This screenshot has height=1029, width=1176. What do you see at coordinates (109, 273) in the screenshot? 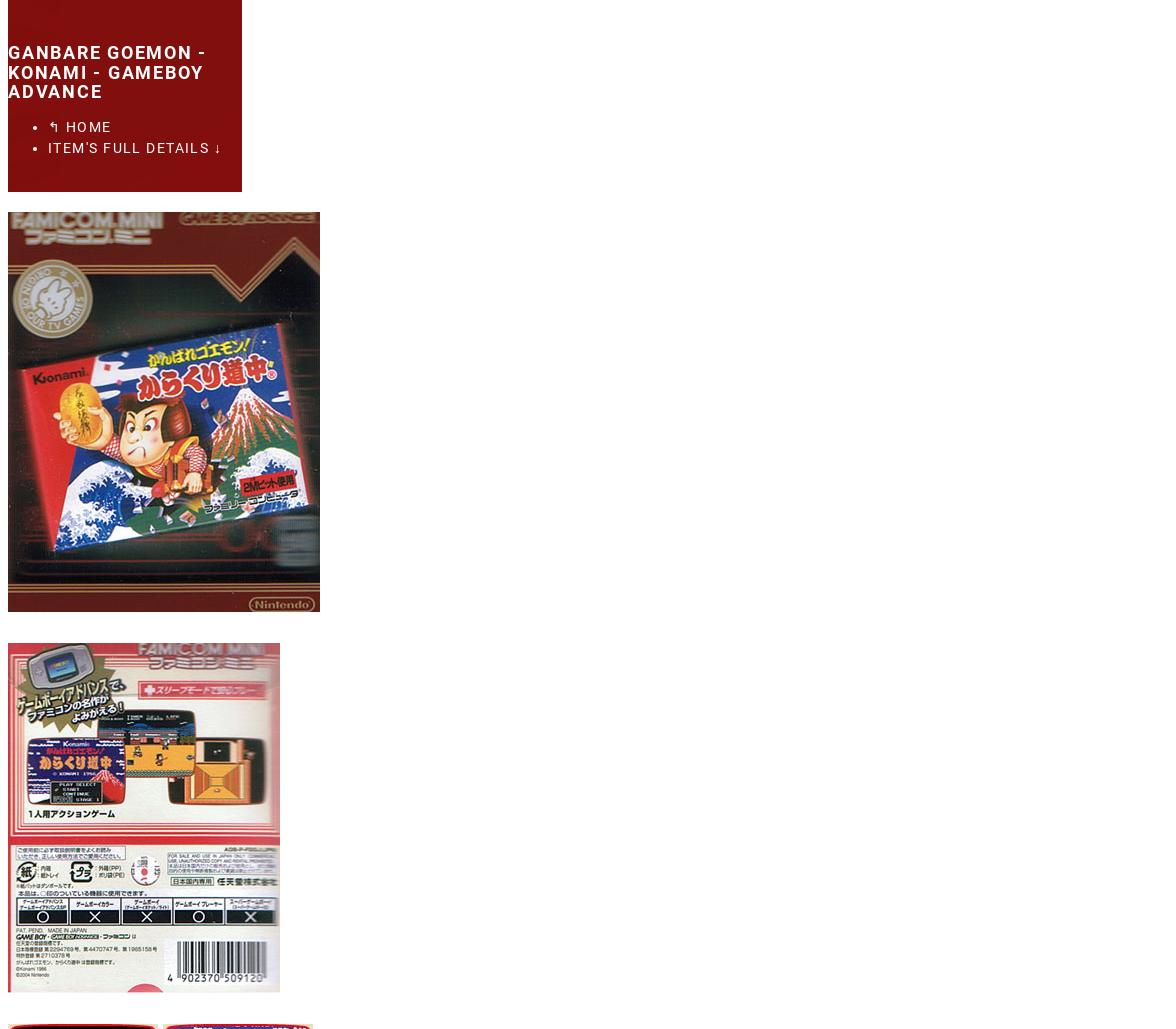
I see `'Neo-Geo AES Carts'` at bounding box center [109, 273].